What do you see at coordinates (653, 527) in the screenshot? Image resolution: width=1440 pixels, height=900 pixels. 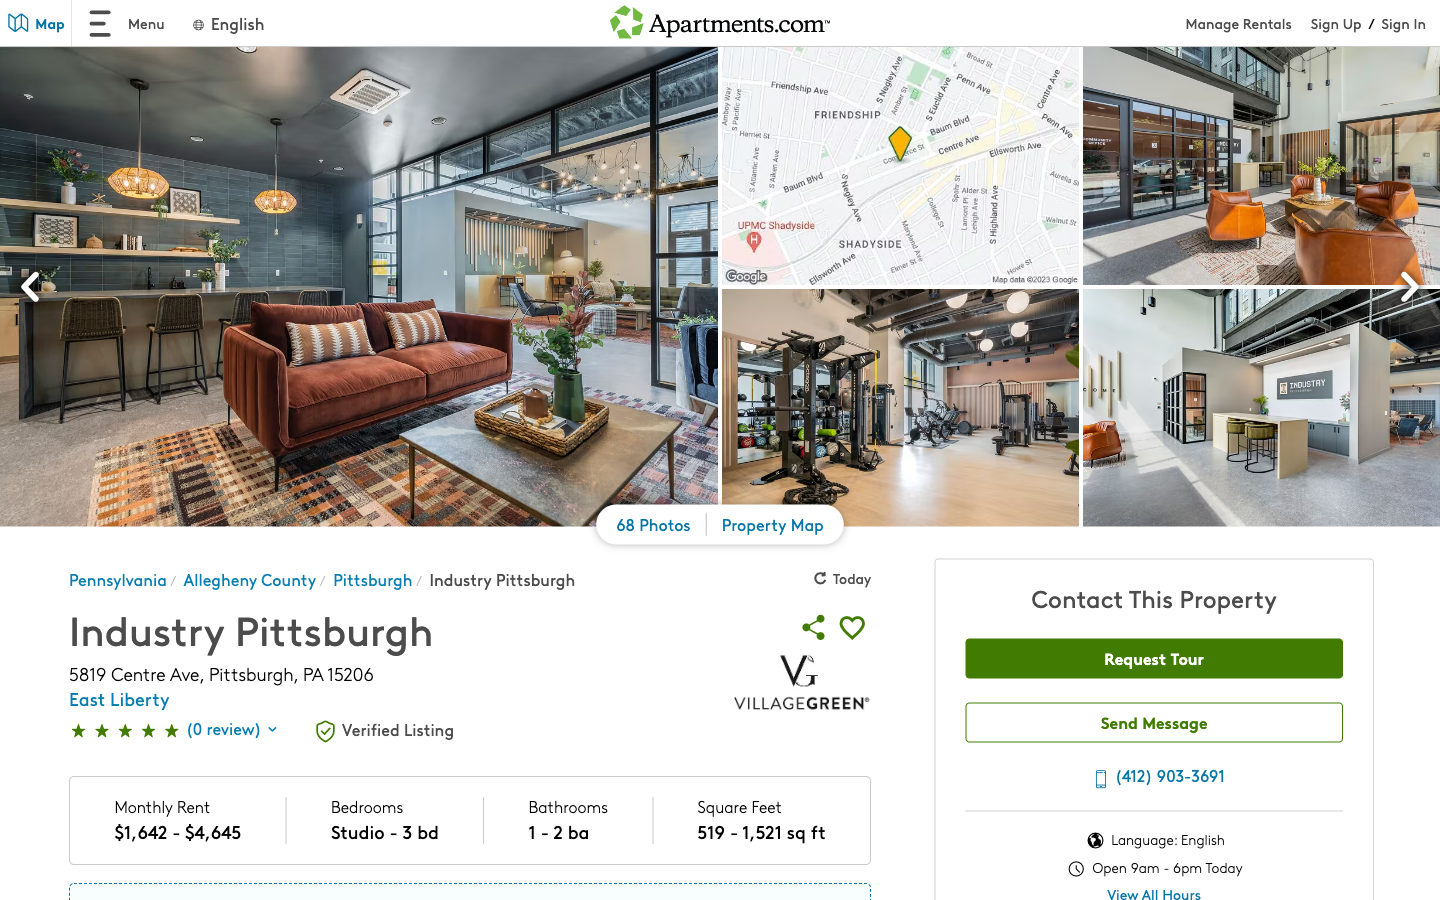 I see `the photo gallery and scroll through images` at bounding box center [653, 527].